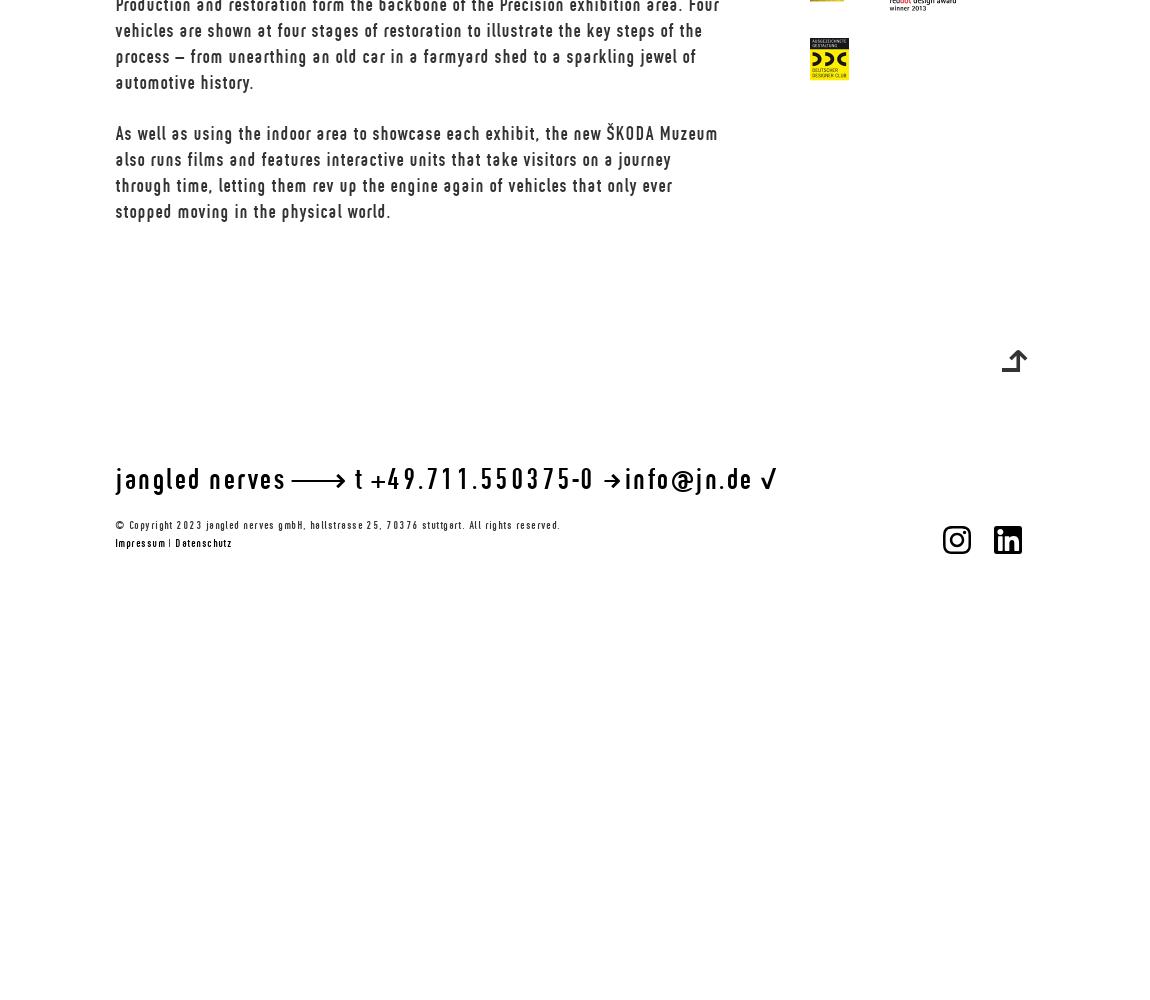  What do you see at coordinates (470, 477) in the screenshot?
I see `'+49.711.550375'` at bounding box center [470, 477].